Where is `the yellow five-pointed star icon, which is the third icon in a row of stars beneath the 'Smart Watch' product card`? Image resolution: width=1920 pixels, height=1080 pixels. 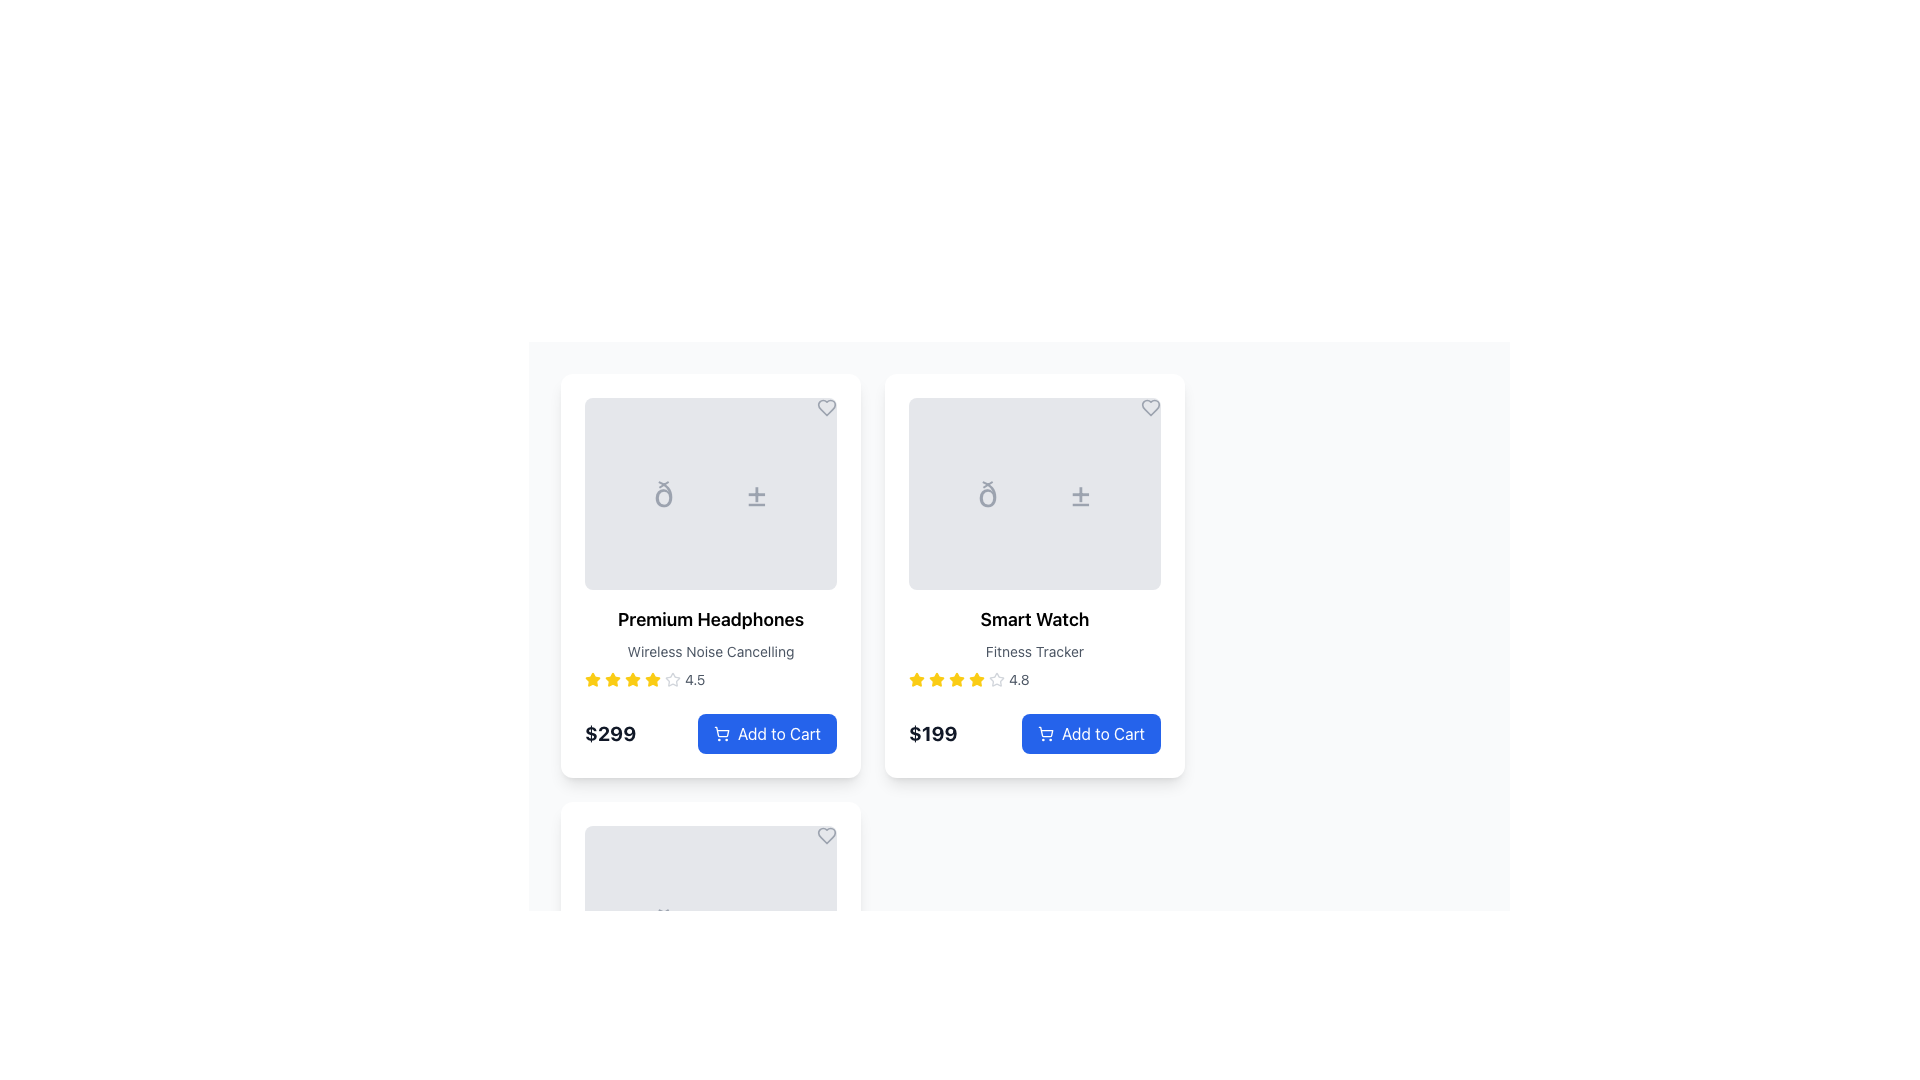 the yellow five-pointed star icon, which is the third icon in a row of stars beneath the 'Smart Watch' product card is located at coordinates (977, 678).